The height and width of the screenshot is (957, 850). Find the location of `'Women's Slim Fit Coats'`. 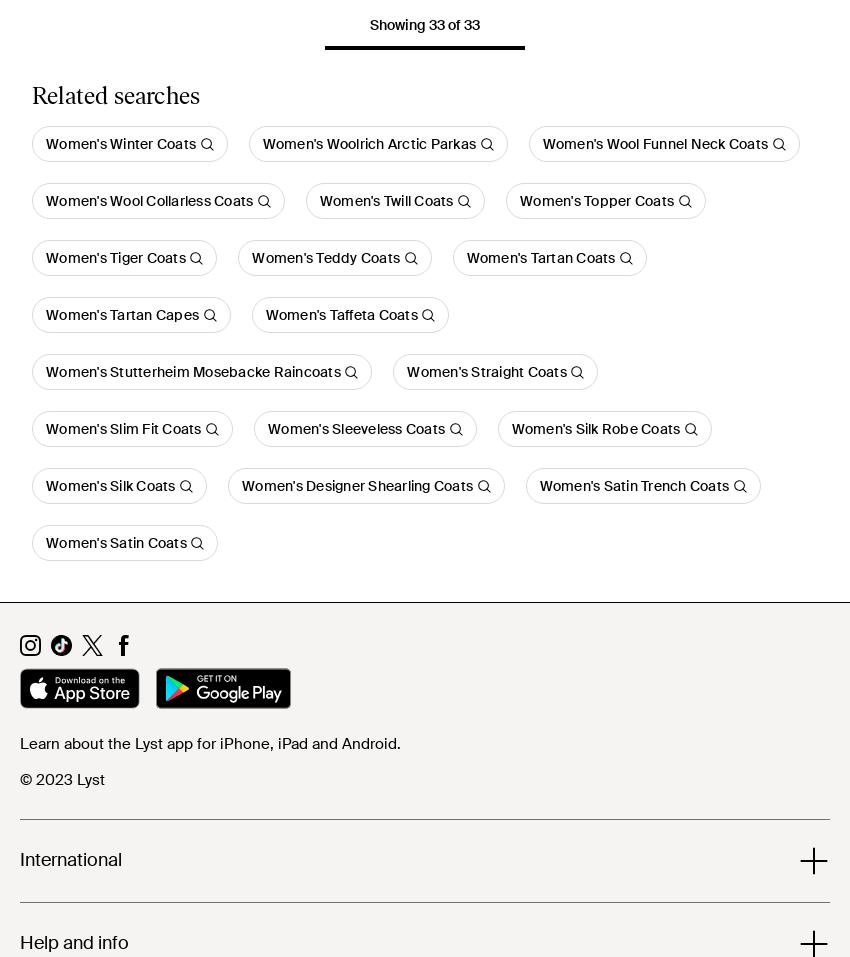

'Women's Slim Fit Coats' is located at coordinates (45, 428).